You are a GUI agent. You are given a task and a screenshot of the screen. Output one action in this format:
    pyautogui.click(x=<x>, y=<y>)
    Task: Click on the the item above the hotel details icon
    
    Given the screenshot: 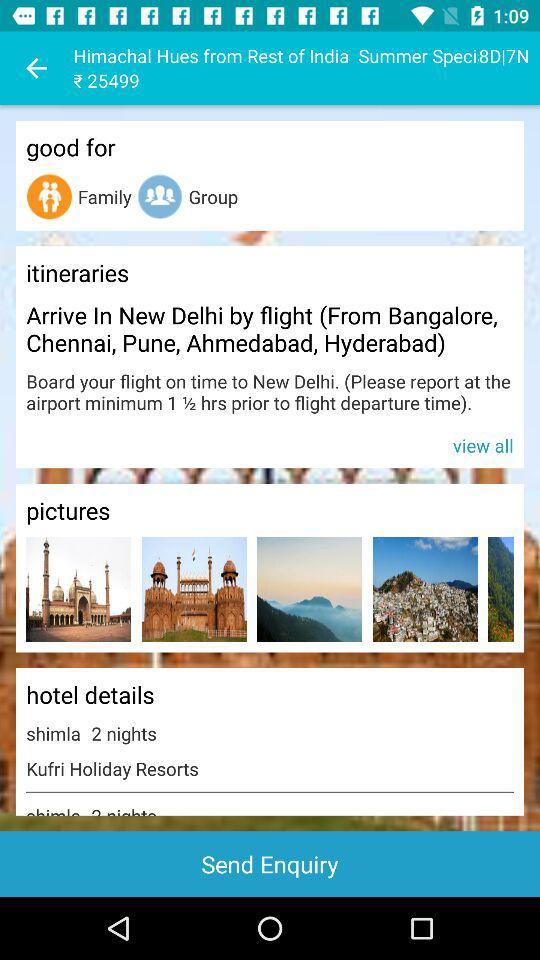 What is the action you would take?
    pyautogui.click(x=77, y=589)
    